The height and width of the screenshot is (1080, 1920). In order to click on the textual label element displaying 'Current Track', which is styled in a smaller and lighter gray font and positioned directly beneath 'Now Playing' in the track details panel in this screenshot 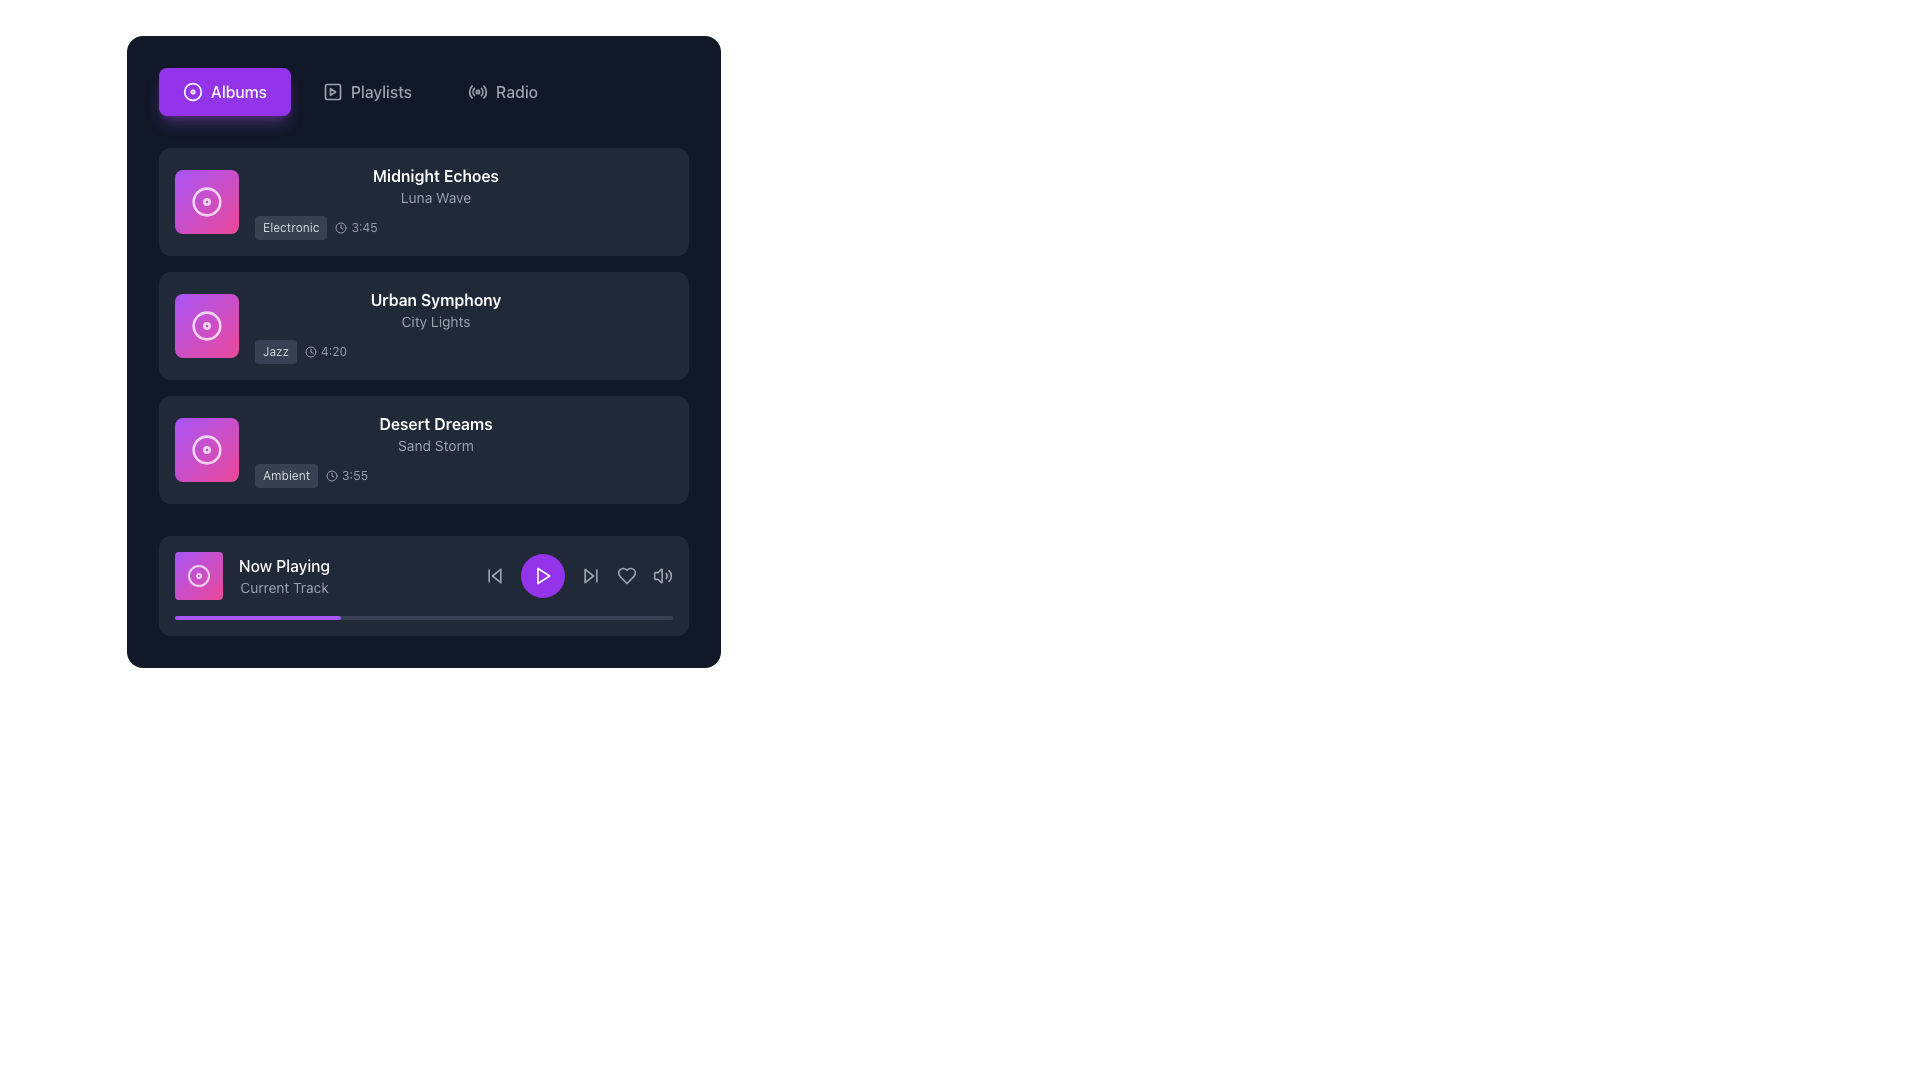, I will do `click(283, 586)`.